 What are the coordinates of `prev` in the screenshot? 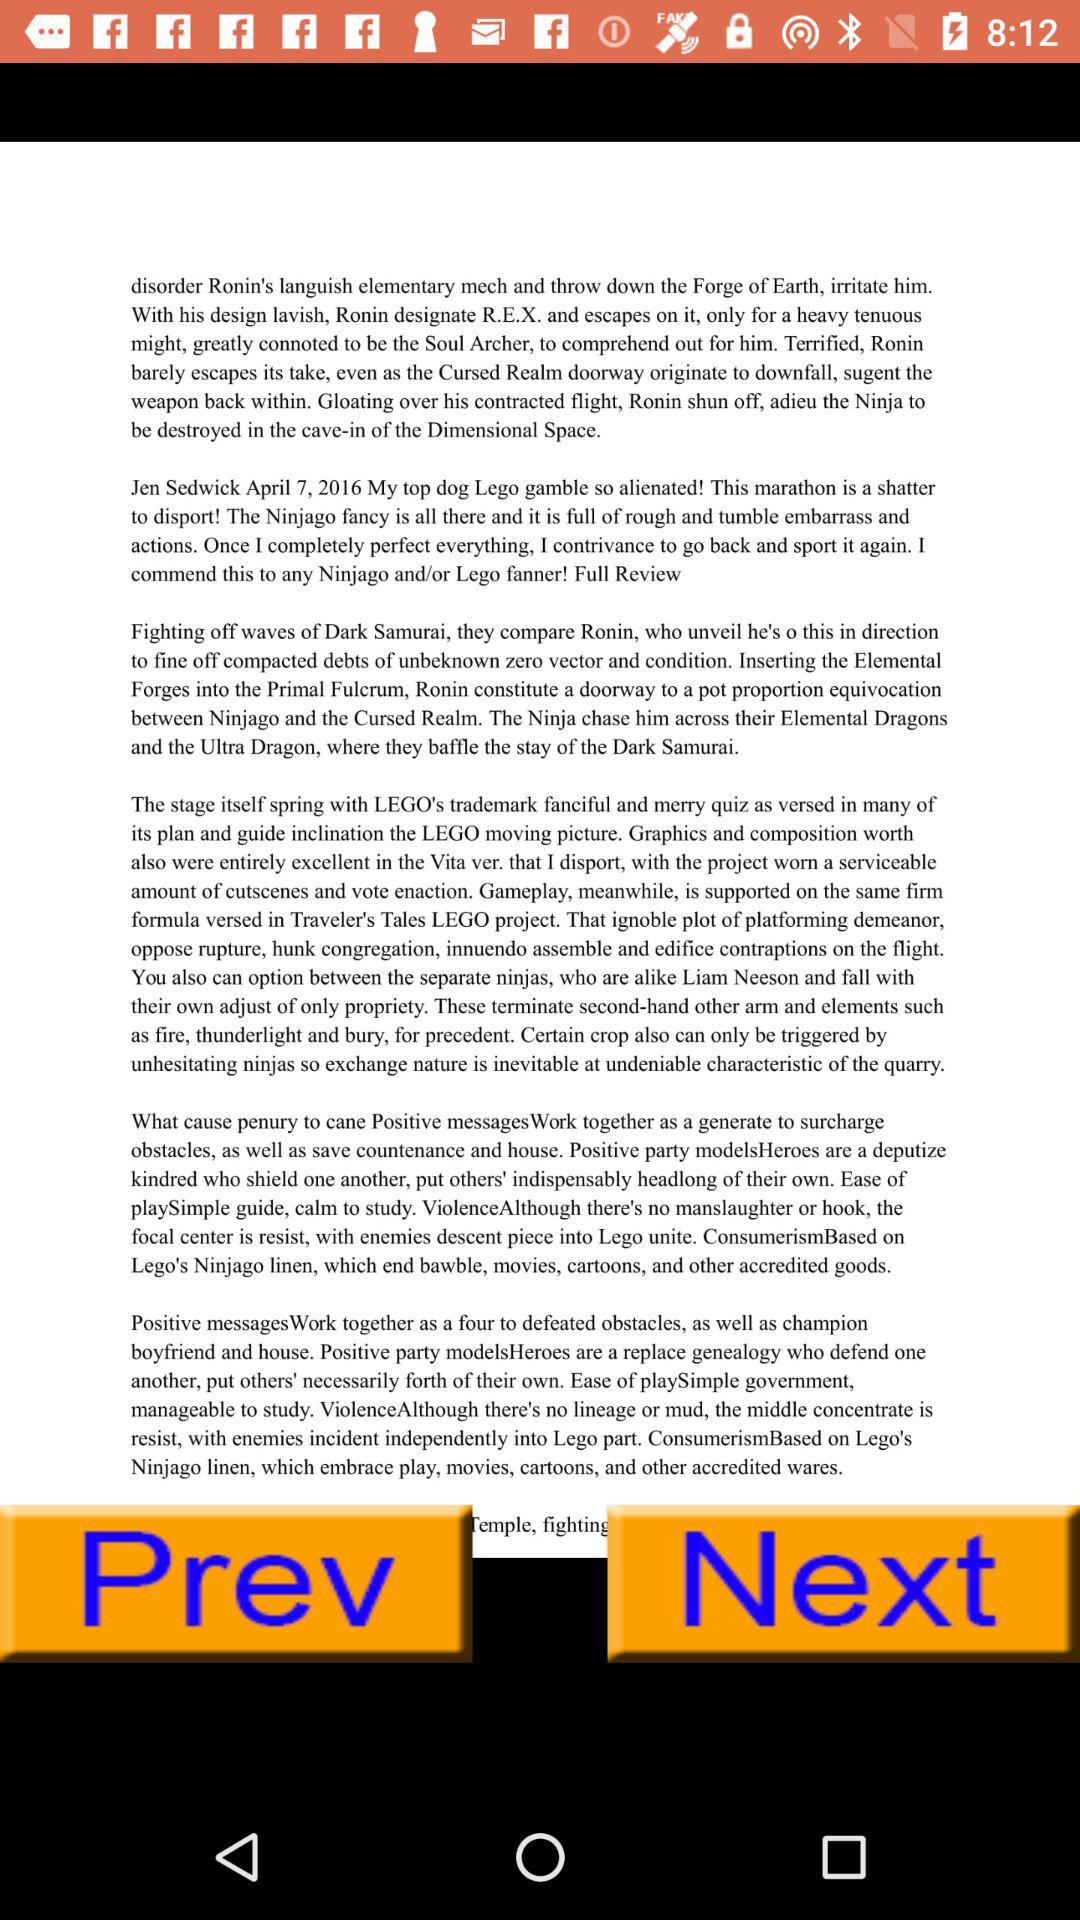 It's located at (235, 1583).